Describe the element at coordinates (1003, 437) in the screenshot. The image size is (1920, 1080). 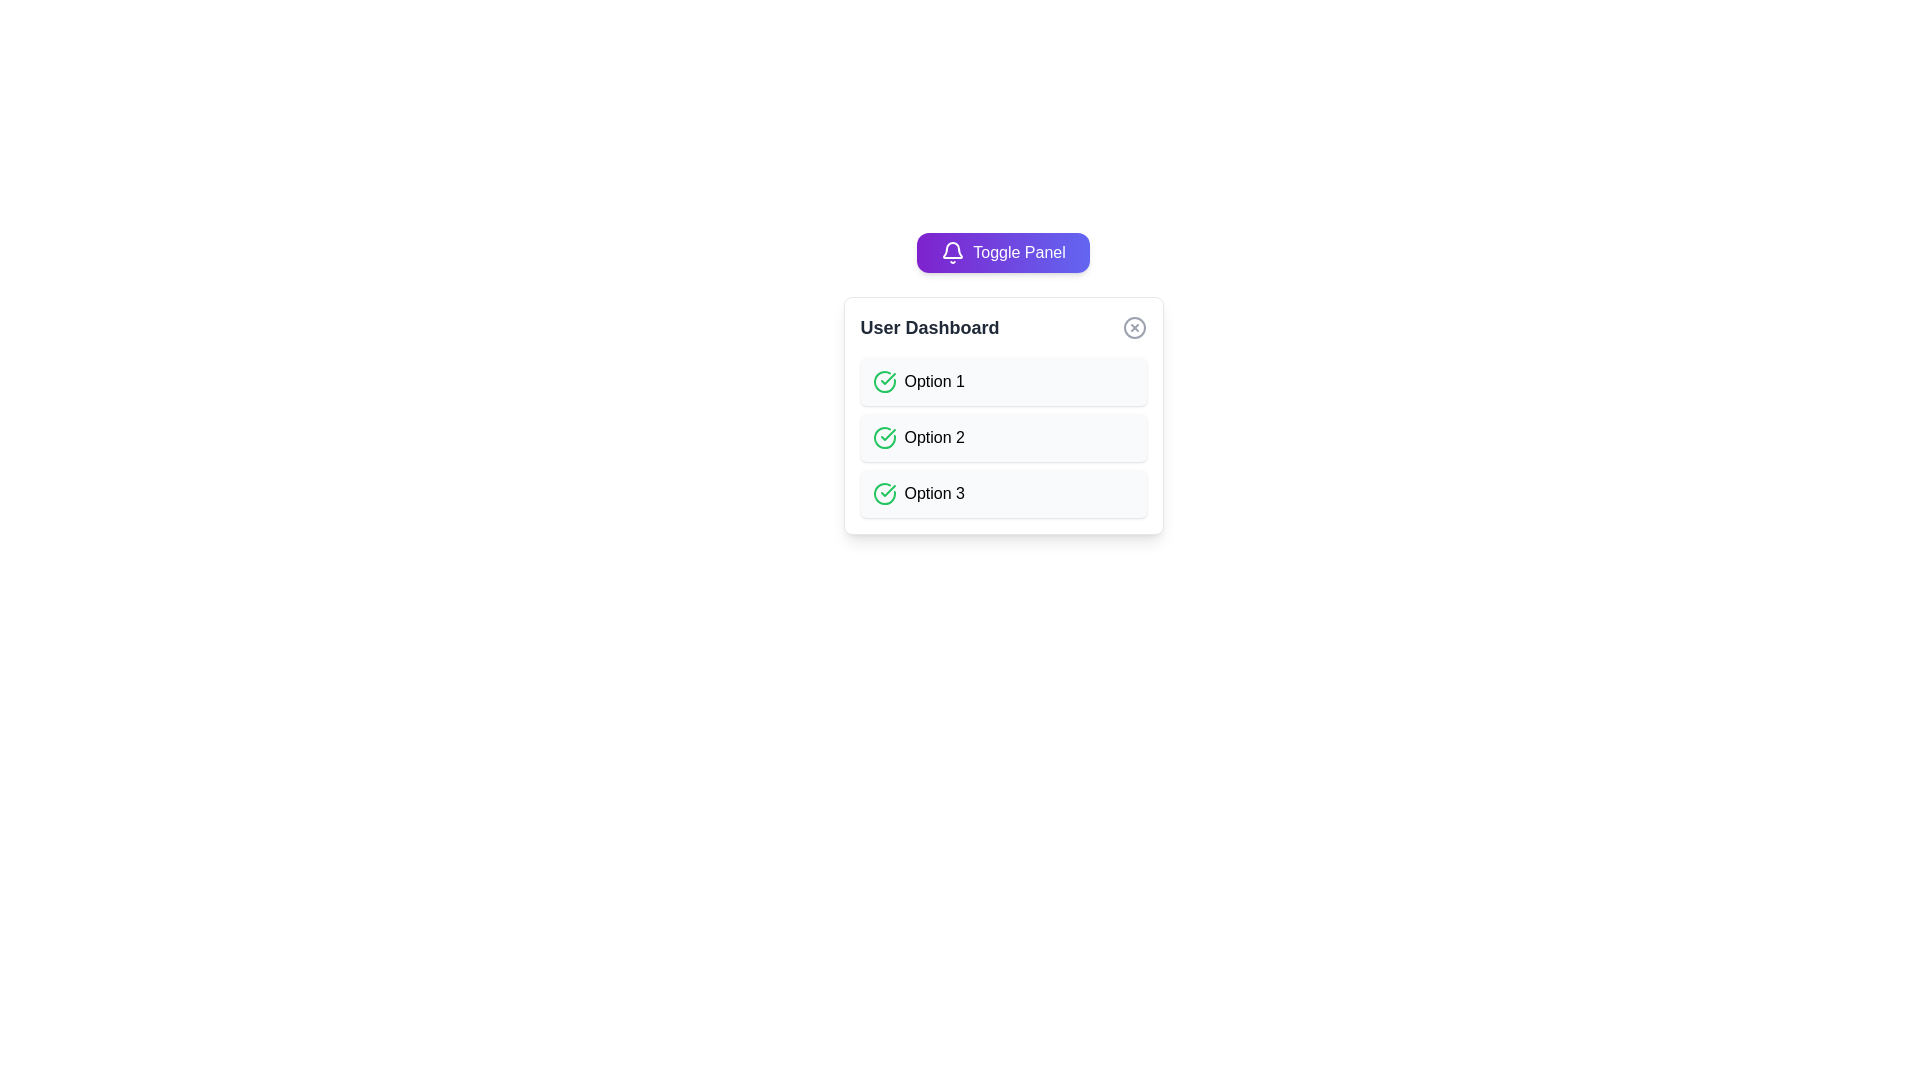
I see `the second list item in the 'User Dashboard'` at that location.